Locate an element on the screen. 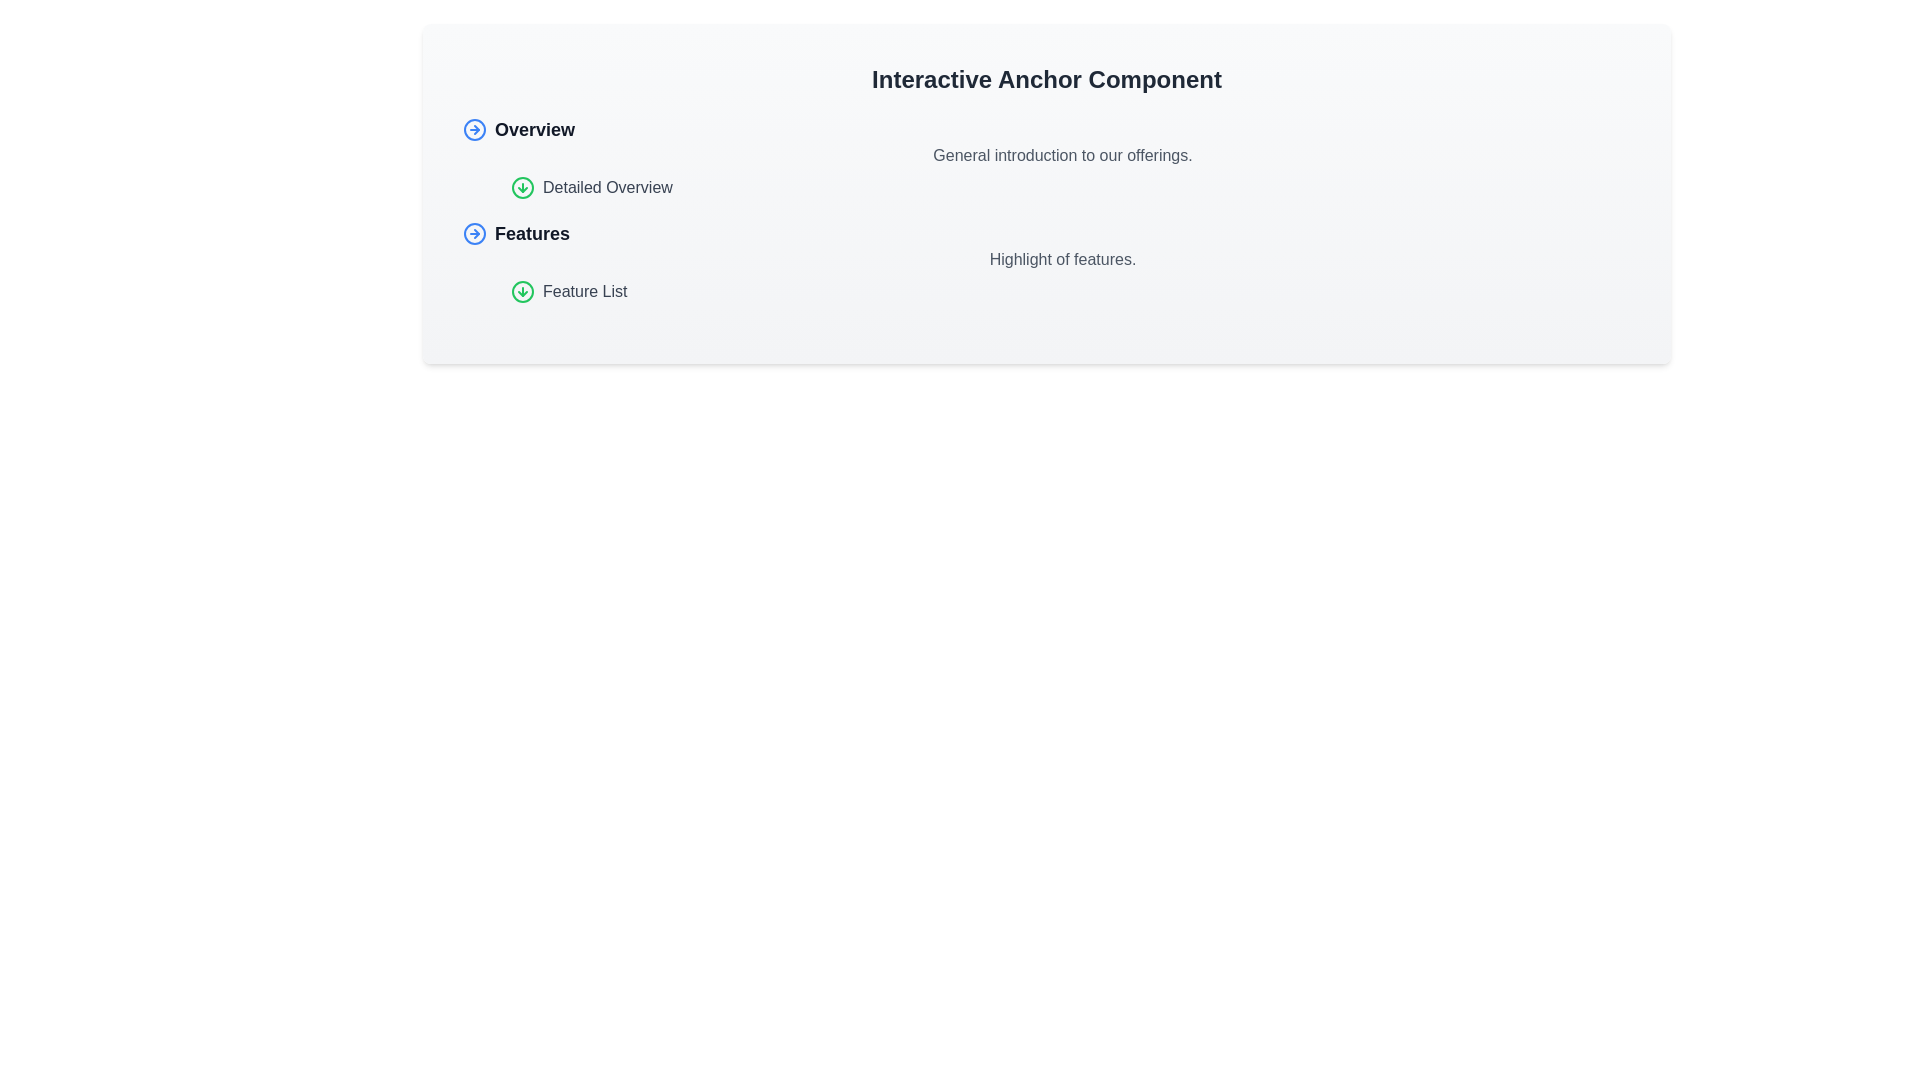 The width and height of the screenshot is (1920, 1080). the interactive icon located directly to the left of the 'Detailed Overview' text in the navigation menu is located at coordinates (523, 188).